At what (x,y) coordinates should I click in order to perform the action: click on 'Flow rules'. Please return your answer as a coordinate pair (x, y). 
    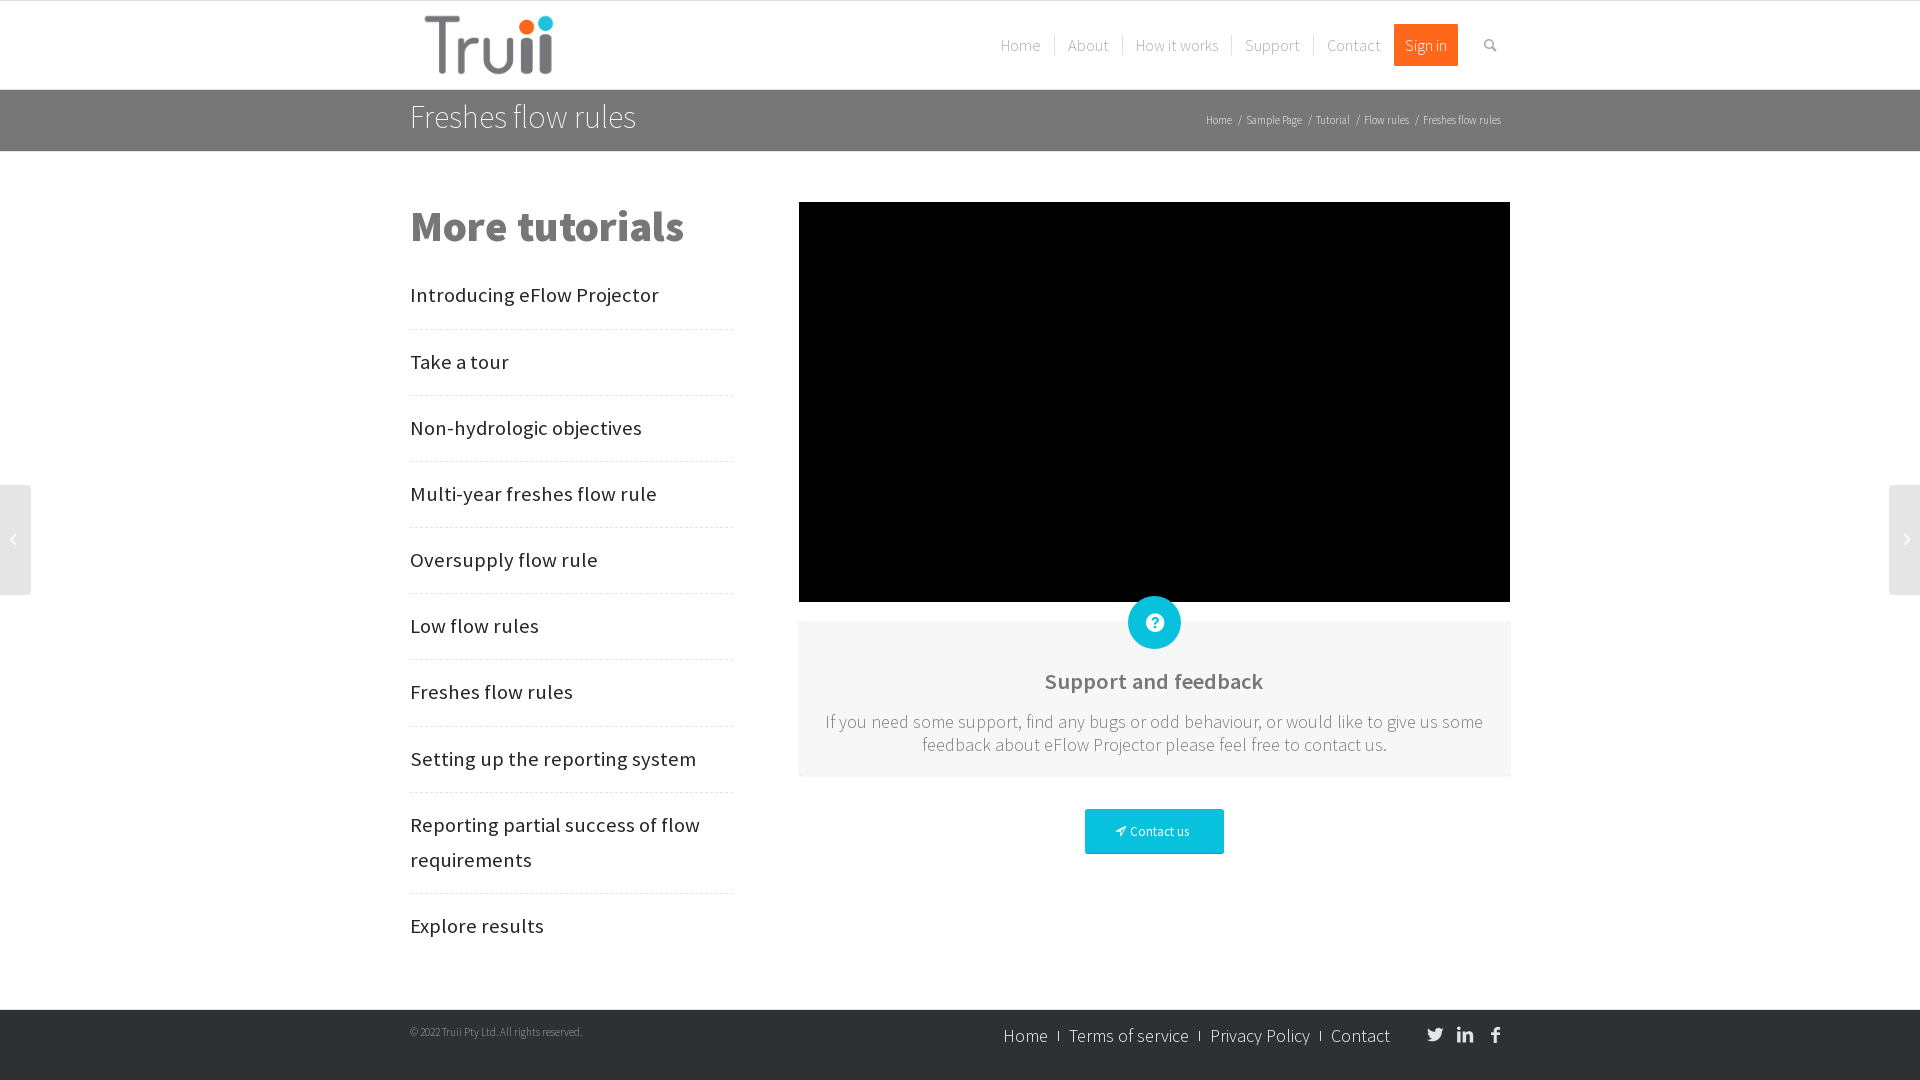
    Looking at the image, I should click on (1385, 120).